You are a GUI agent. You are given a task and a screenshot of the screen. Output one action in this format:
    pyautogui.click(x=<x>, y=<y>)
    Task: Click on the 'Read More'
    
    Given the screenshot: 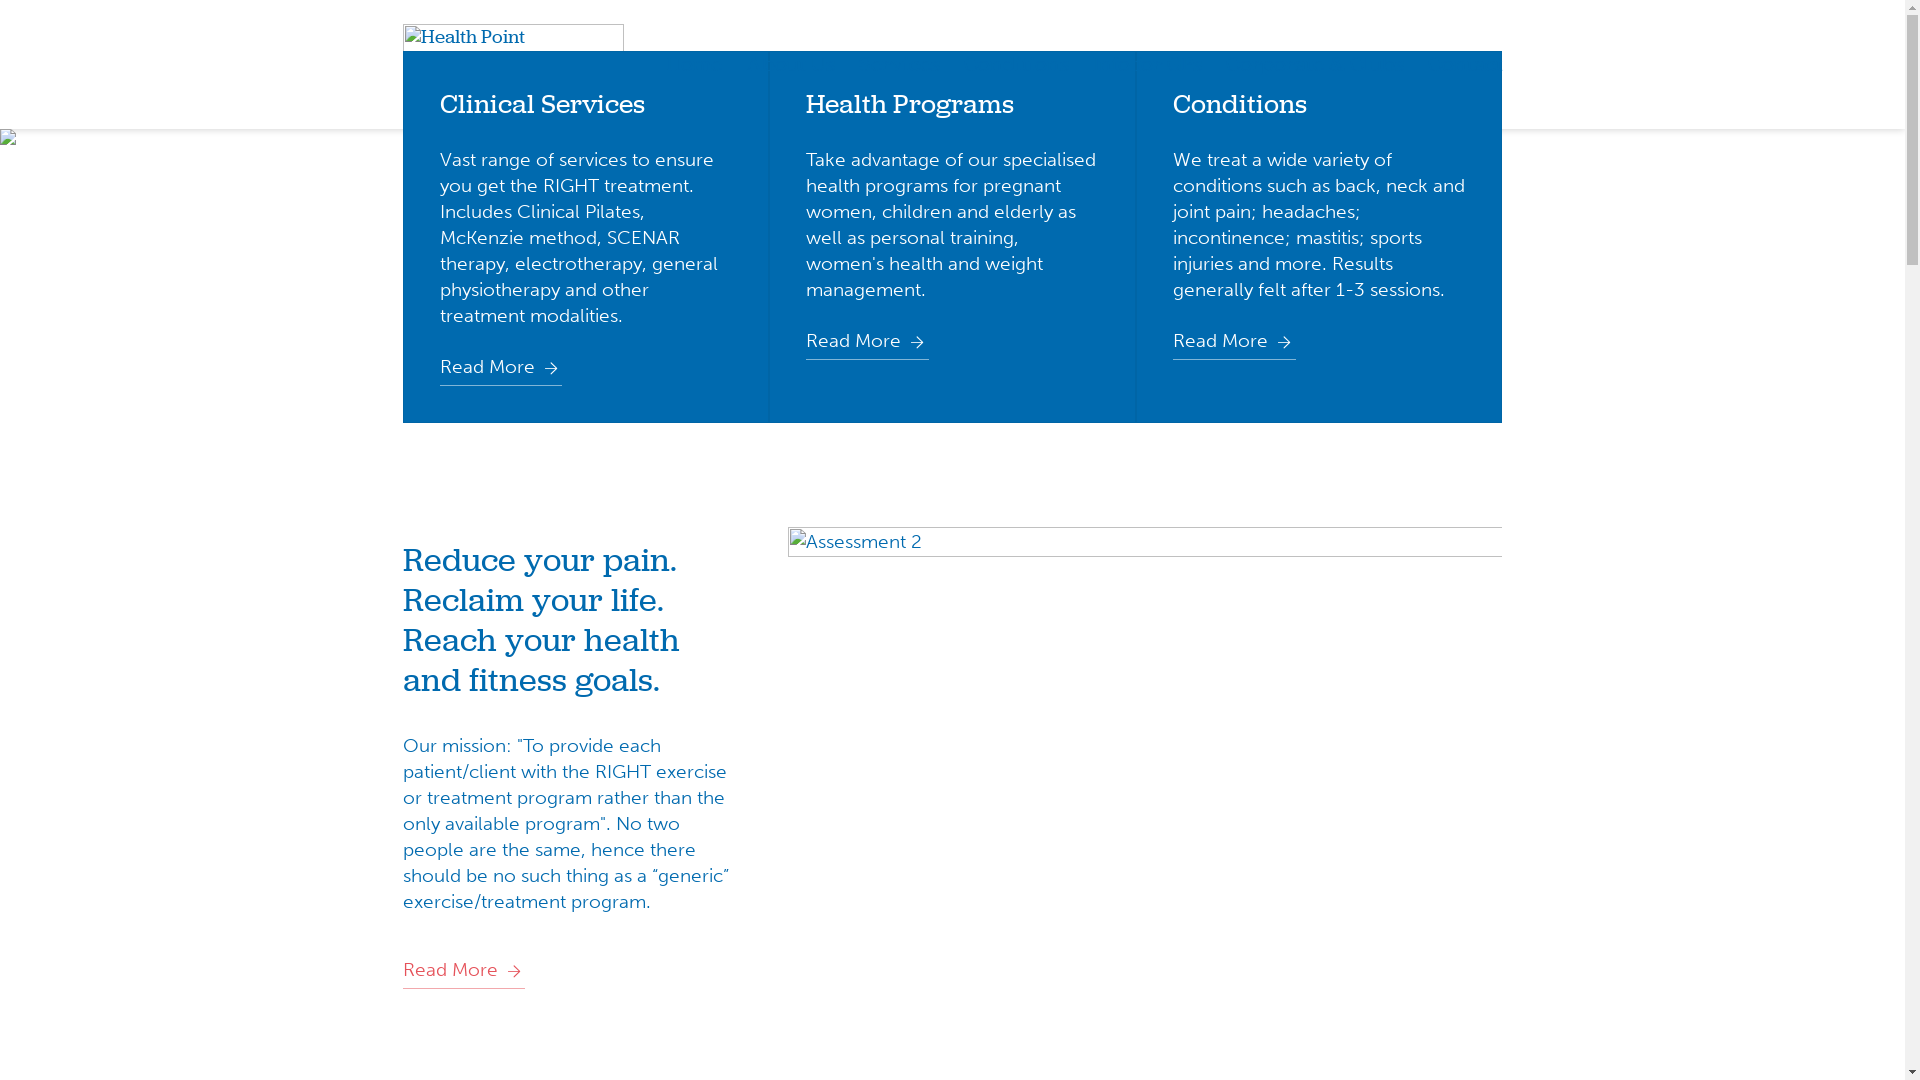 What is the action you would take?
    pyautogui.click(x=867, y=339)
    